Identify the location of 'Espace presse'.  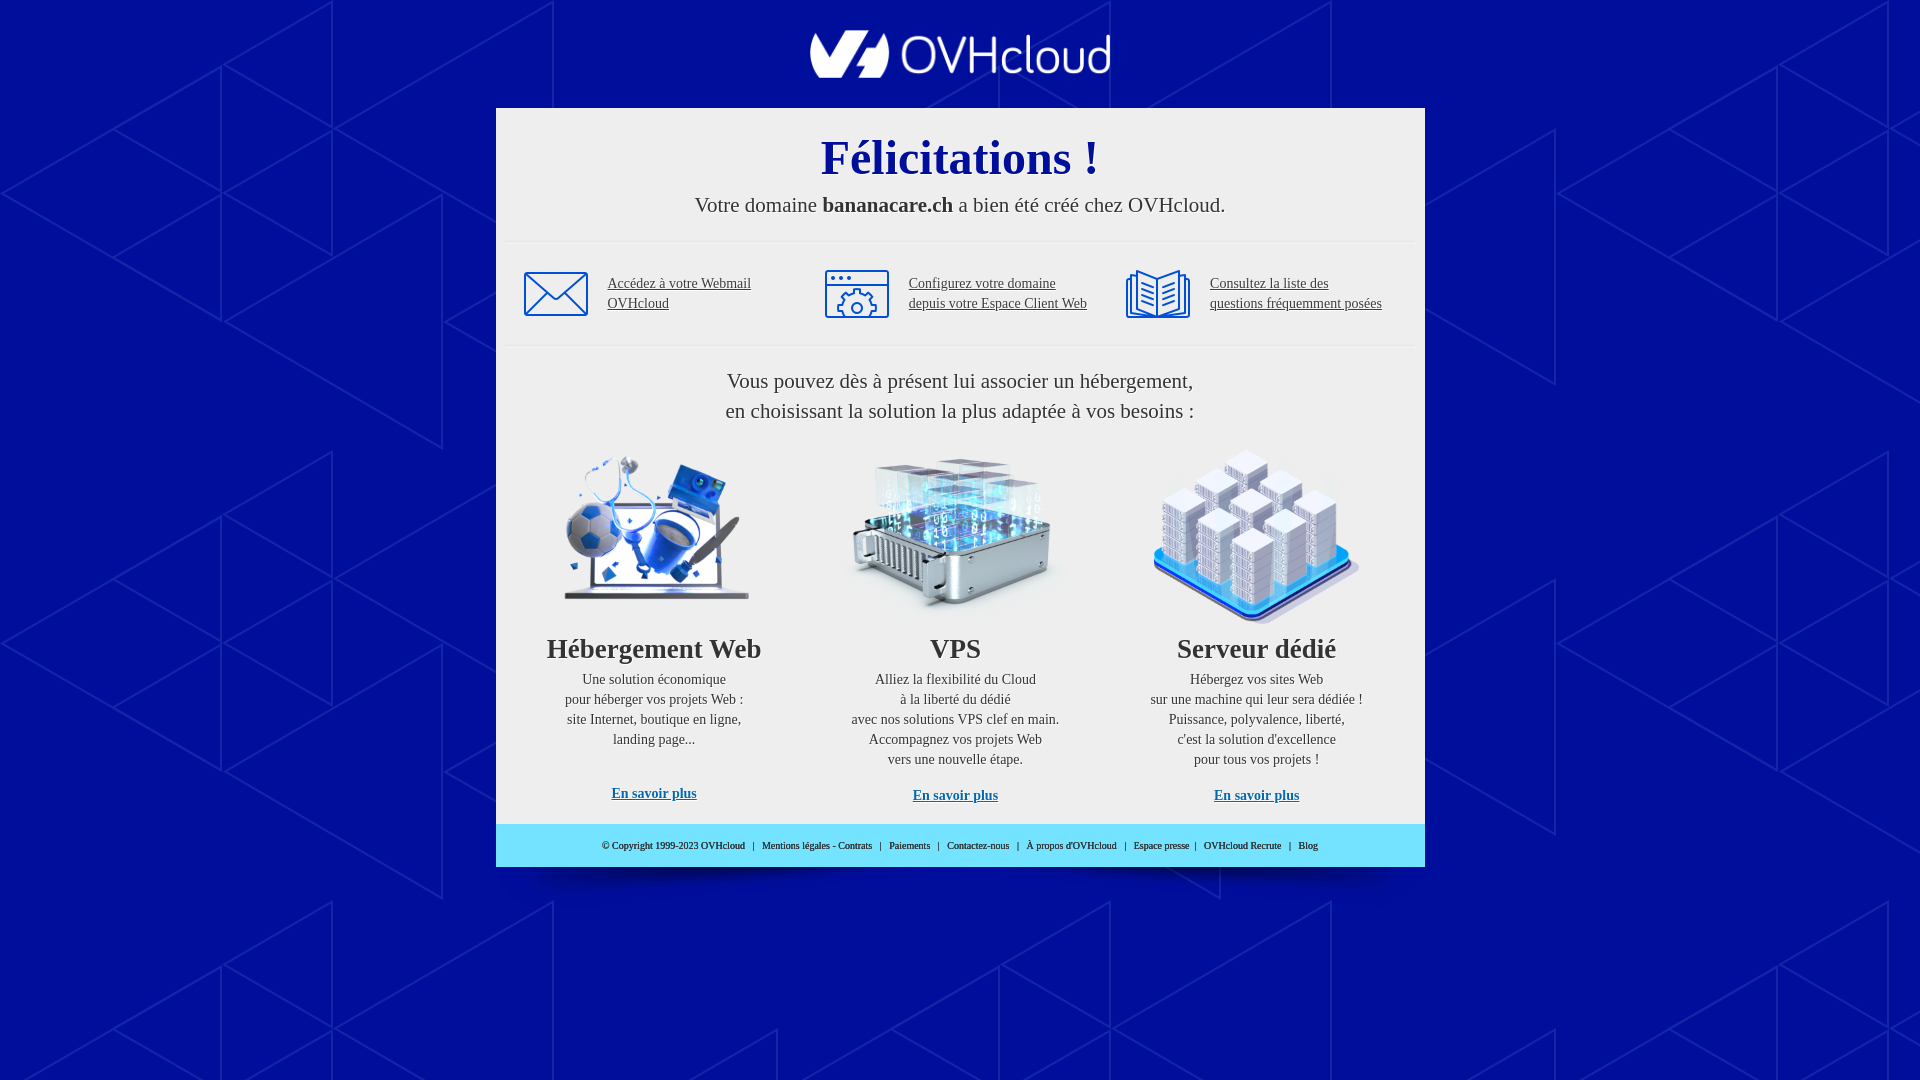
(1161, 845).